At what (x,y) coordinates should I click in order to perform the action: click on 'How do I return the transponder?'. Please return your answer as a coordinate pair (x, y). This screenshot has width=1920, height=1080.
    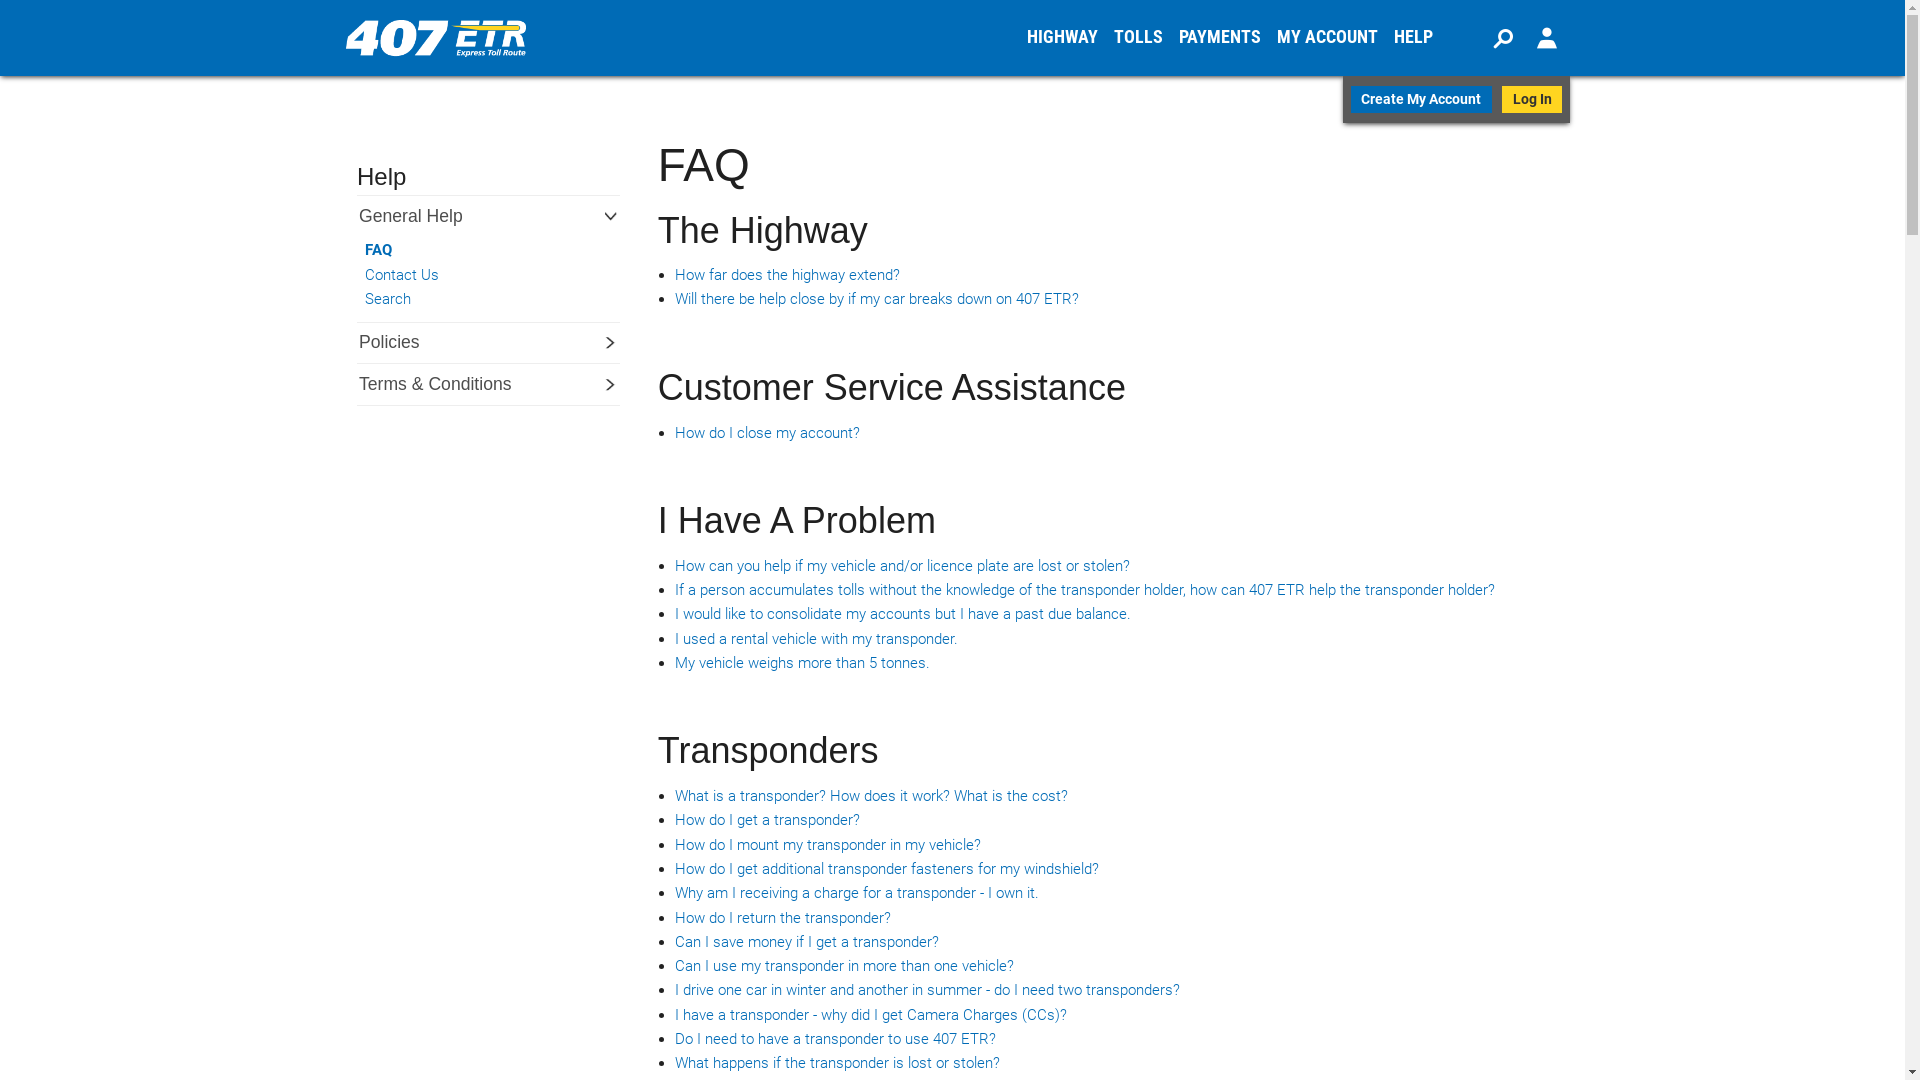
    Looking at the image, I should click on (781, 918).